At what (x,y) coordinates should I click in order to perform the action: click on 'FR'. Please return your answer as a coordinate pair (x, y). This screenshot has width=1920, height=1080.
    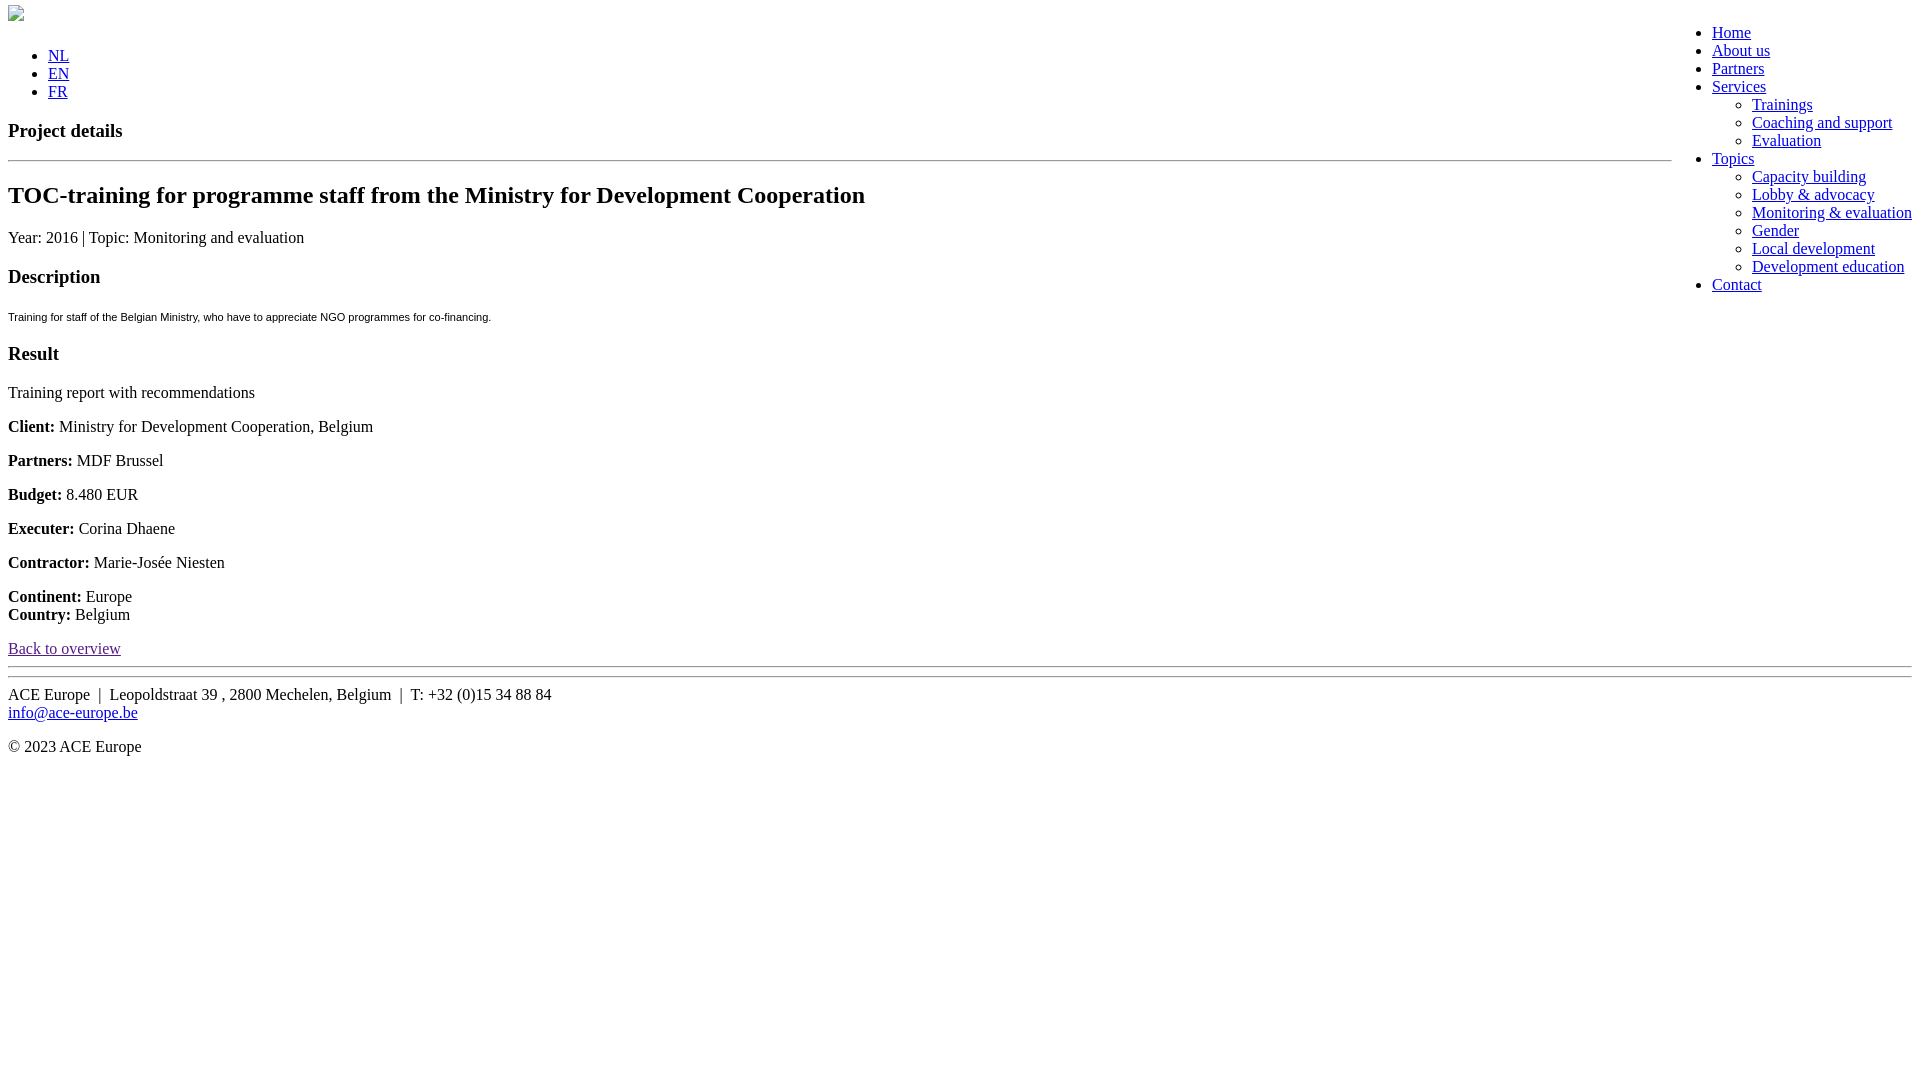
    Looking at the image, I should click on (57, 91).